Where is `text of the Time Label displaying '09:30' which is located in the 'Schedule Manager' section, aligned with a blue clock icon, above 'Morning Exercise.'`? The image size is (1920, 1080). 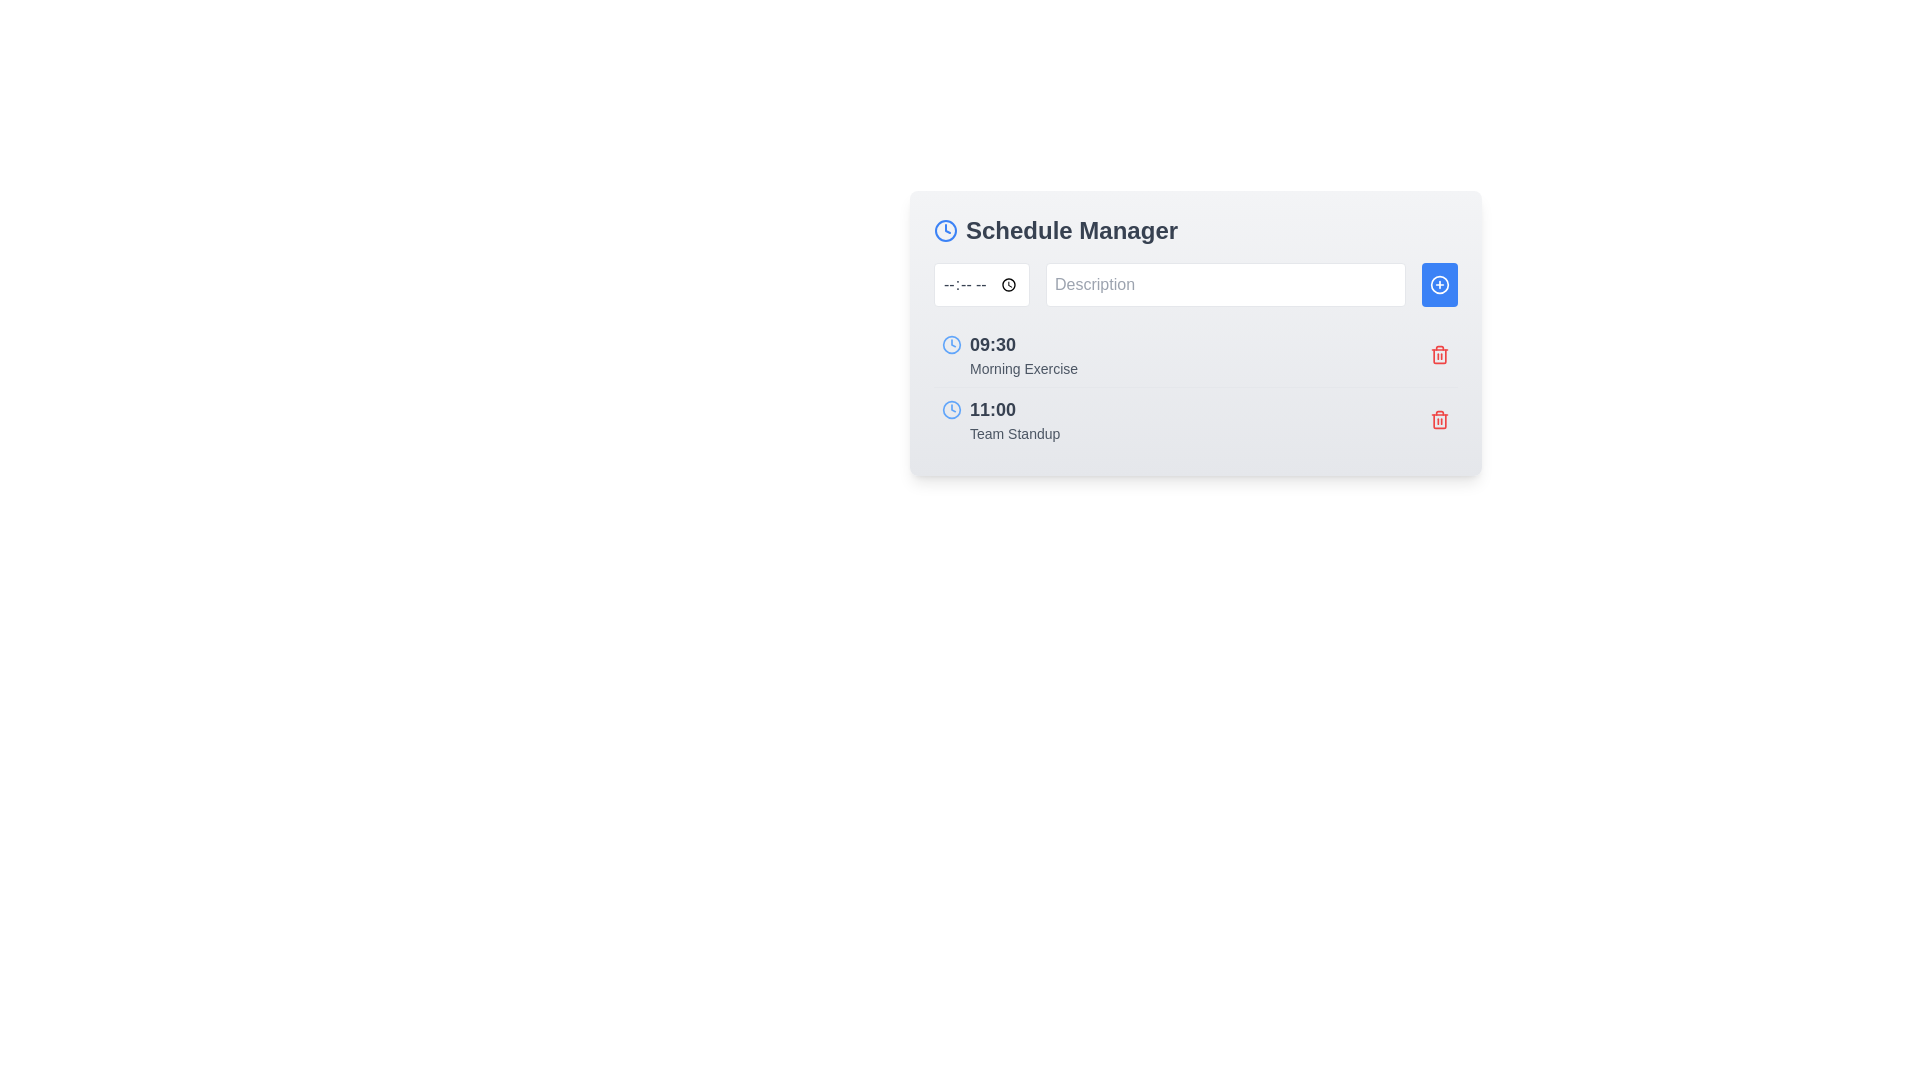 text of the Time Label displaying '09:30' which is located in the 'Schedule Manager' section, aligned with a blue clock icon, above 'Morning Exercise.' is located at coordinates (1010, 343).